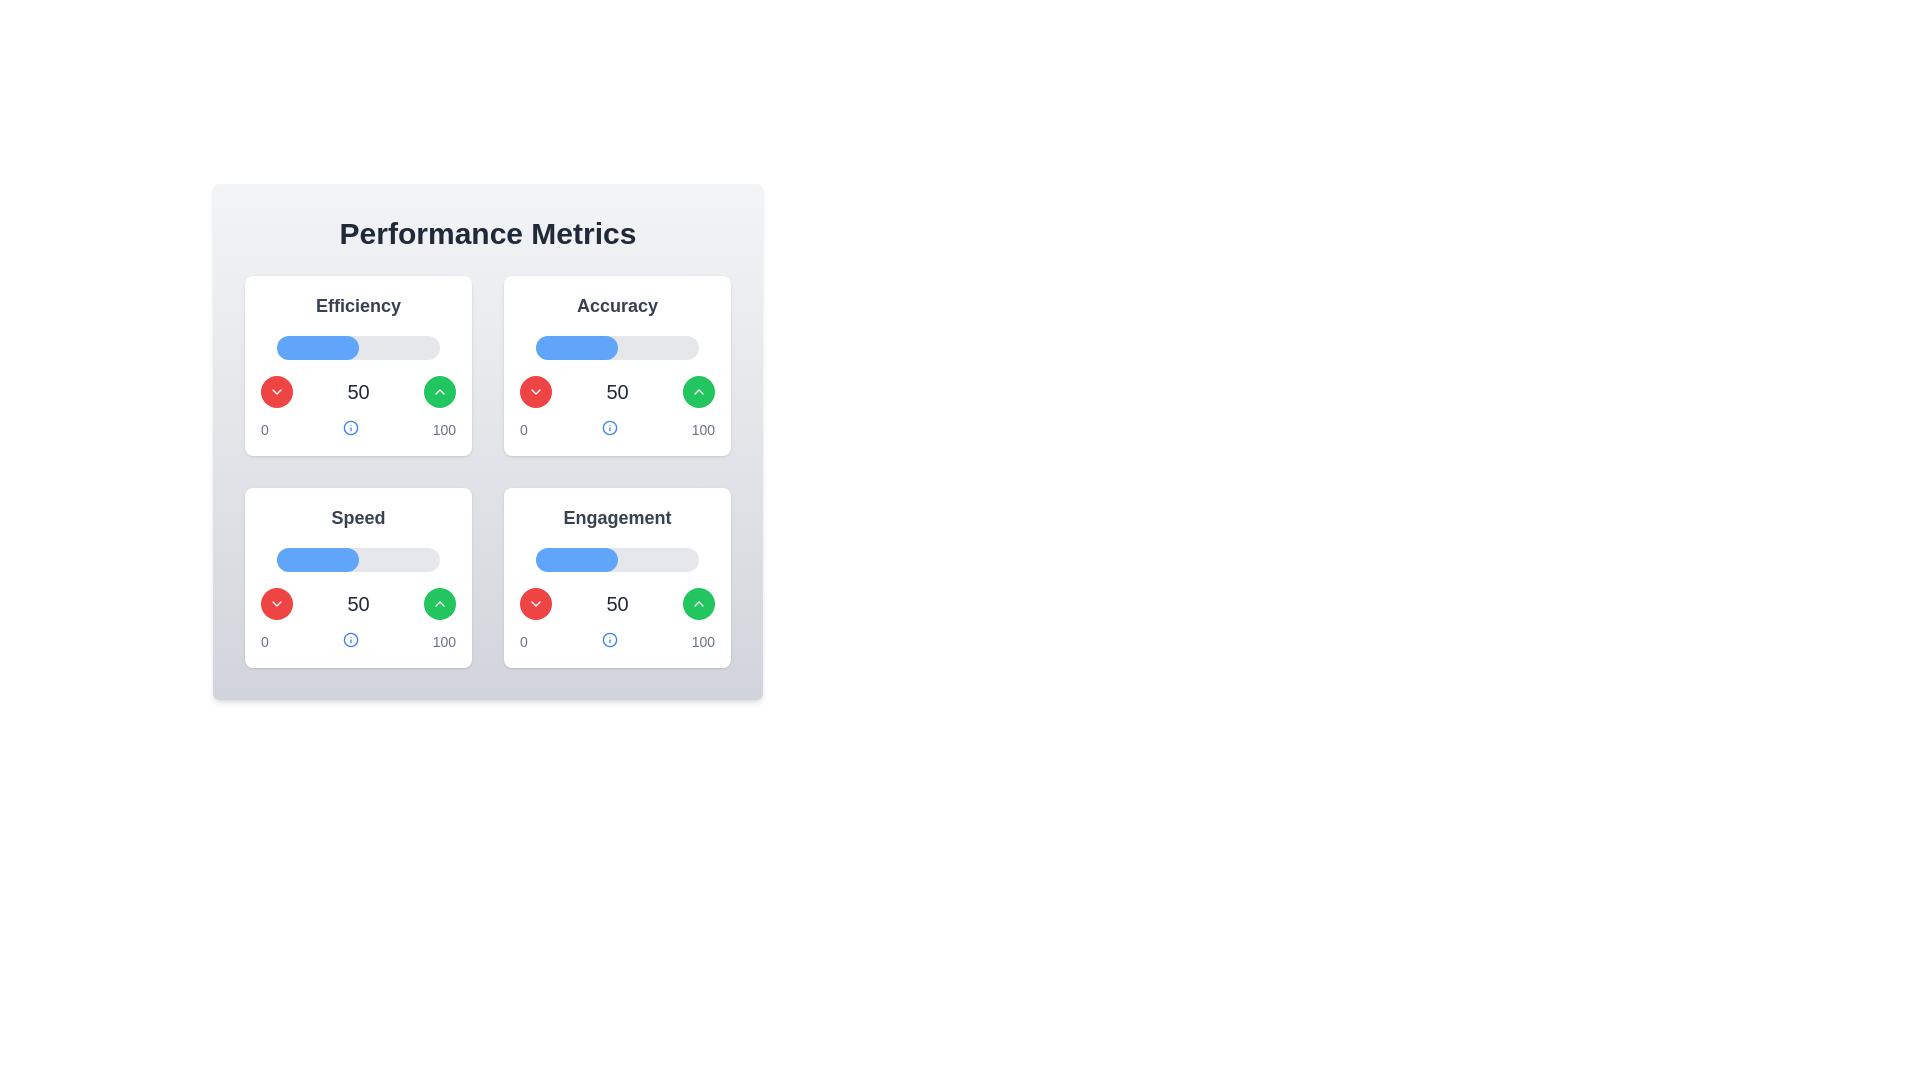  I want to click on the decrement button located in the 'Engagement' card, positioned below the blue progress bar and to the left of the numeric value '50', so click(536, 603).